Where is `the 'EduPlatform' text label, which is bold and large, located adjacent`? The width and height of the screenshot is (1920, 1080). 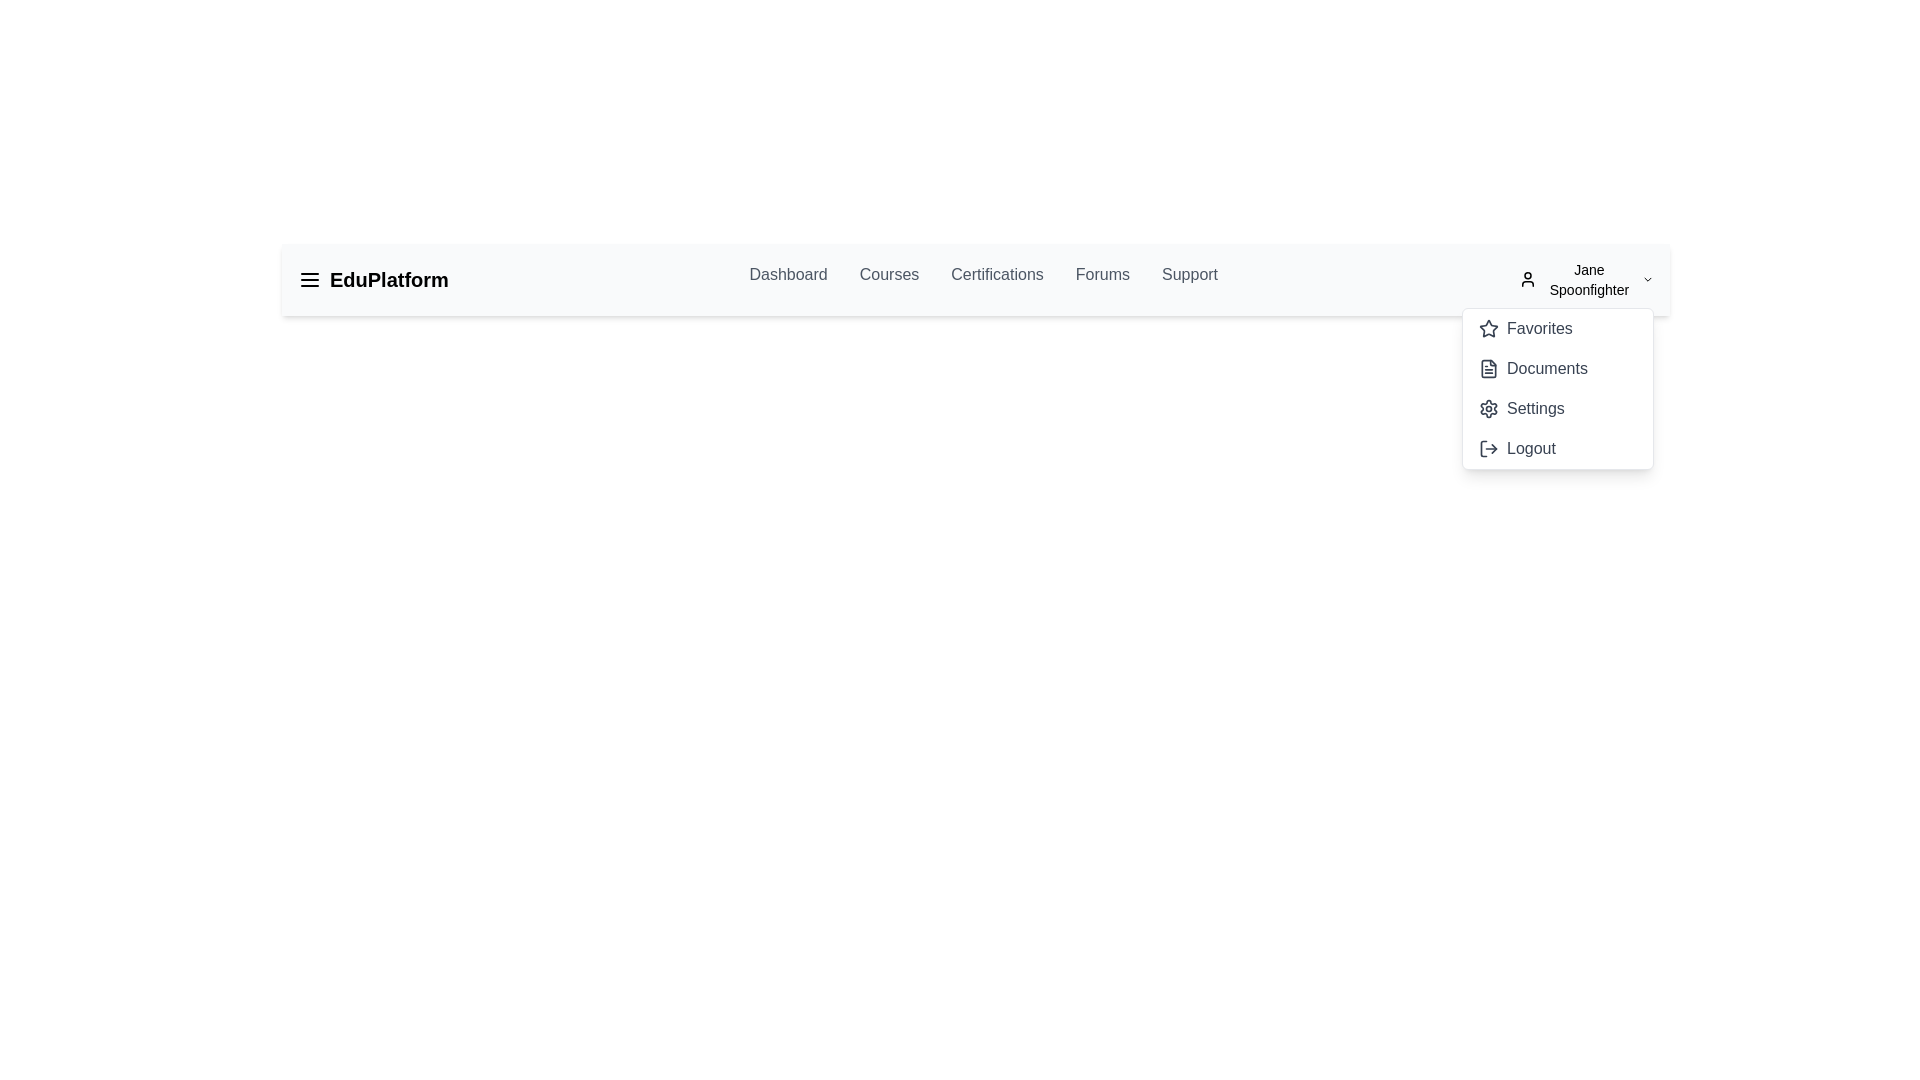 the 'EduPlatform' text label, which is bold and large, located adjacent is located at coordinates (373, 280).